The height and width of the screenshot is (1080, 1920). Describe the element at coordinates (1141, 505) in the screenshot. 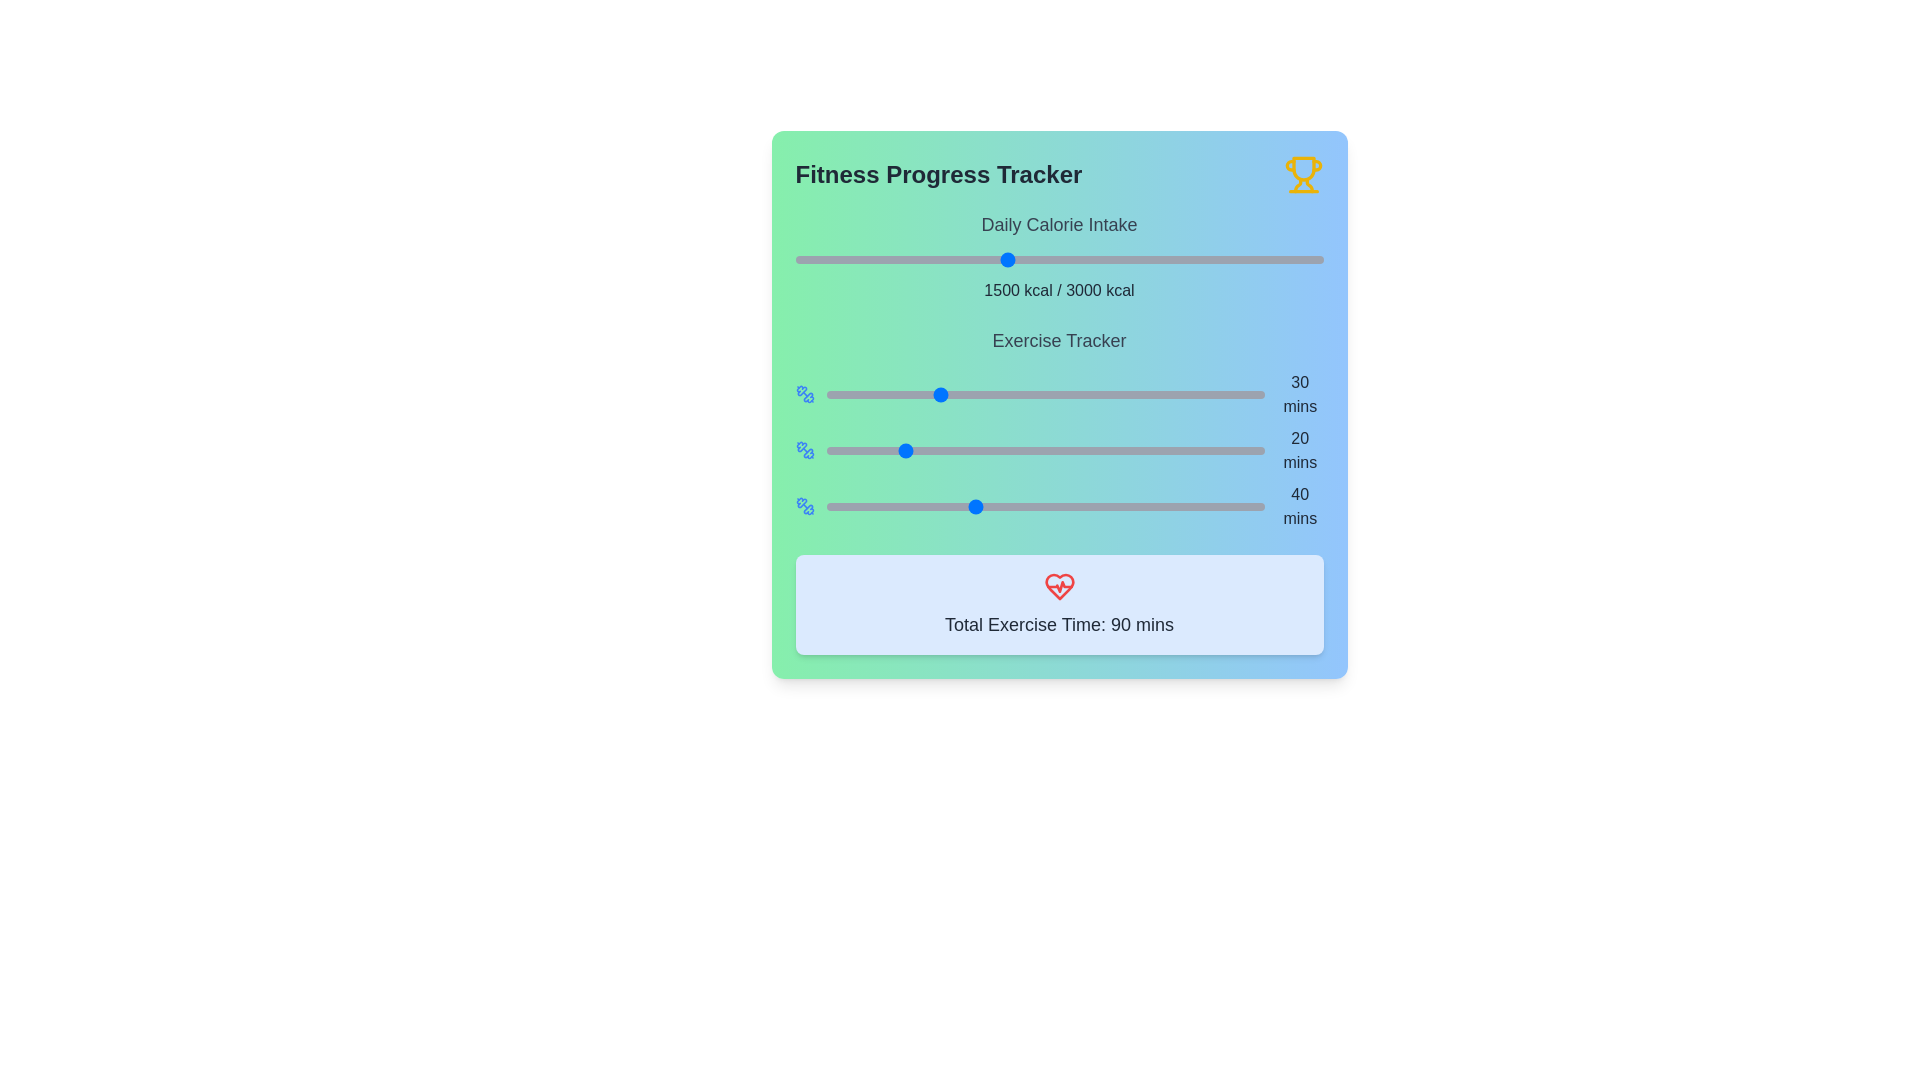

I see `the exercise duration` at that location.